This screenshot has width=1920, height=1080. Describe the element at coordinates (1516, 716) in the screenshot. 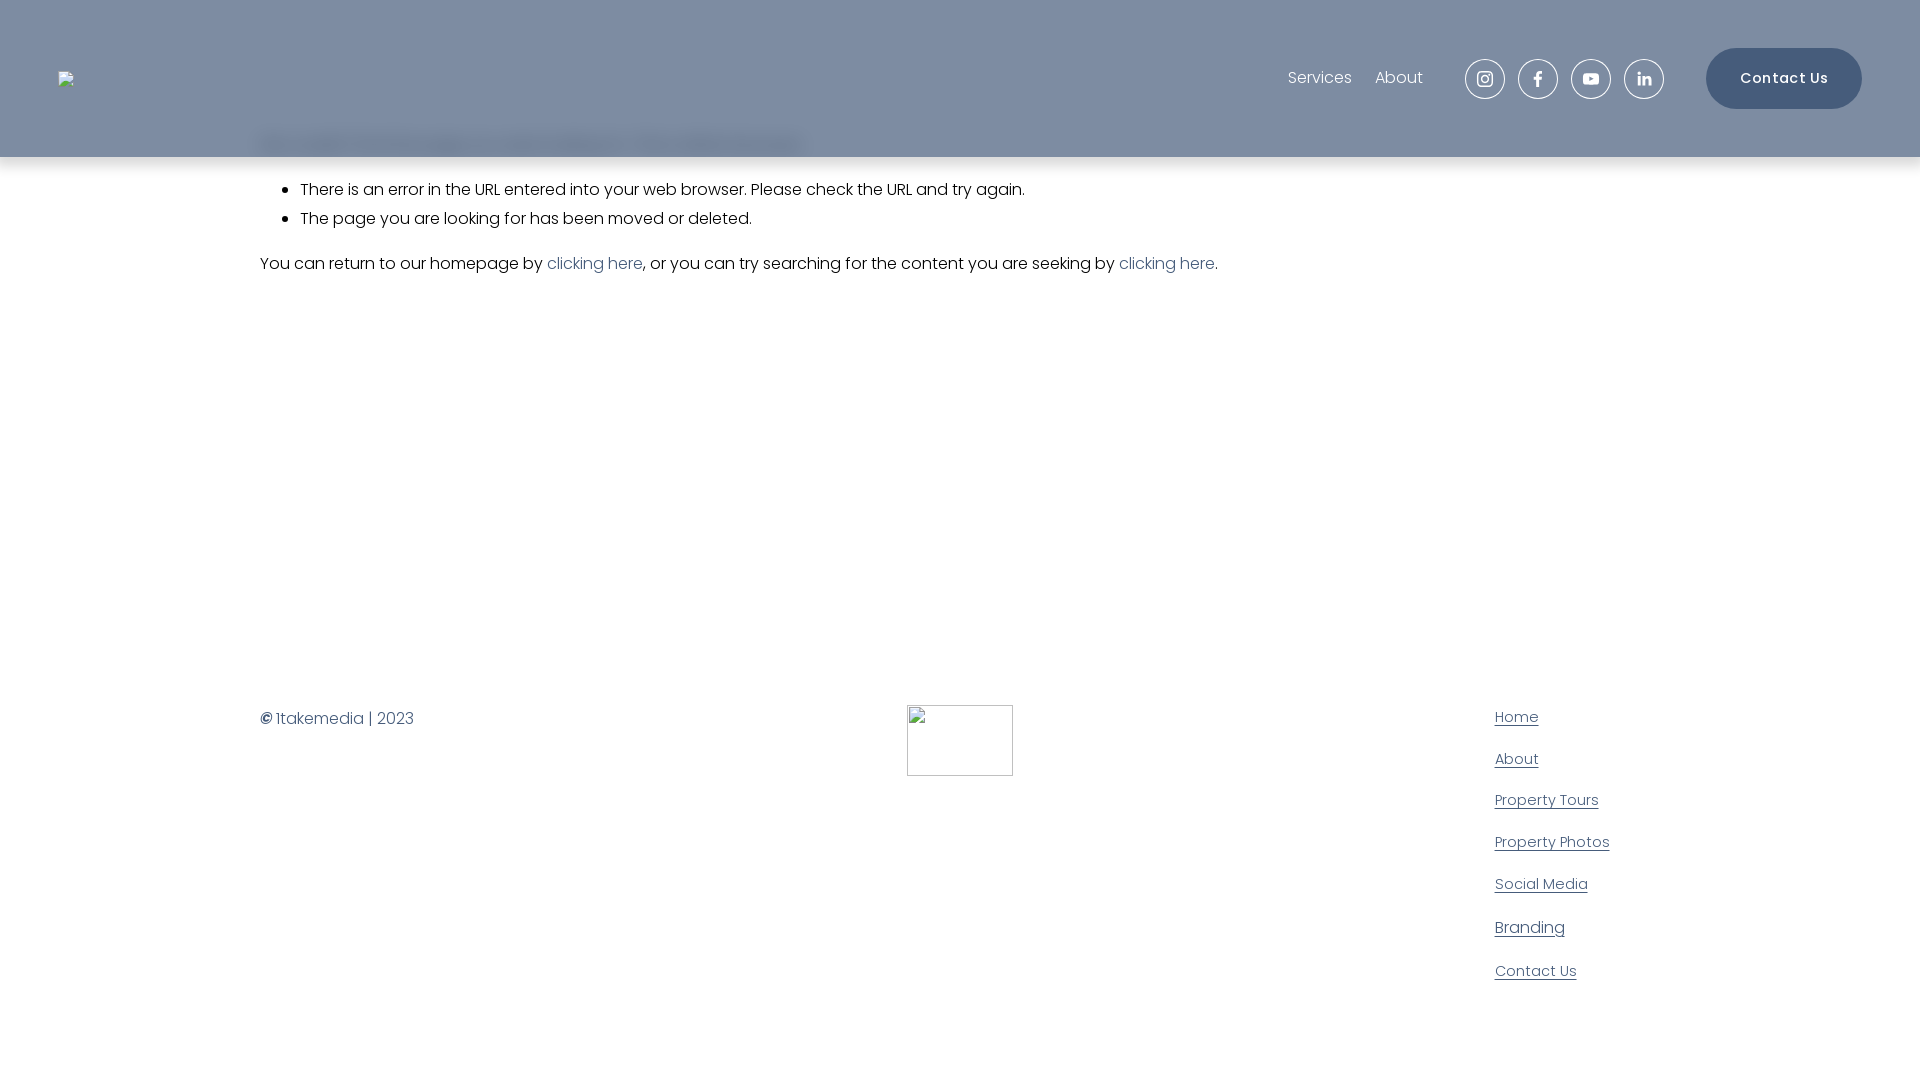

I see `'Home'` at that location.